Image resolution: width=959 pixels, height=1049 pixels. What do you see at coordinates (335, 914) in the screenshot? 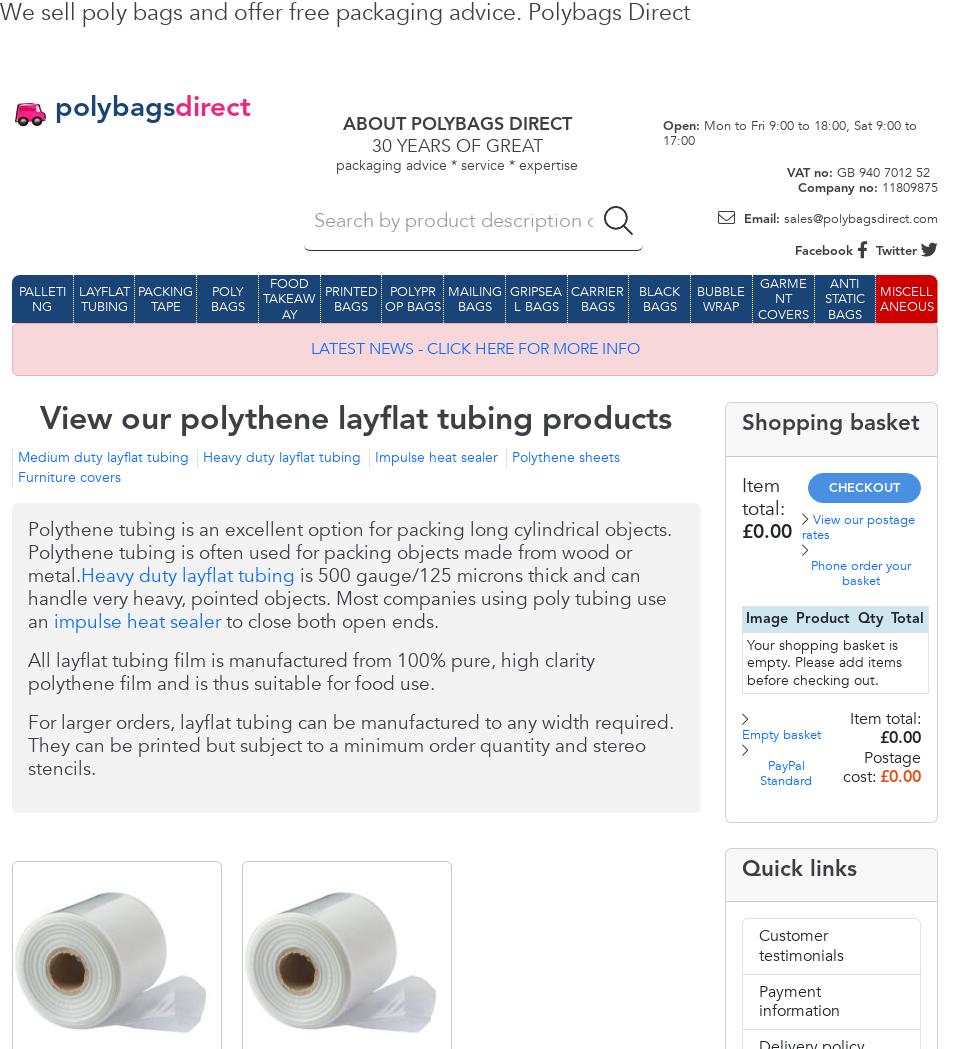
I see `'3991.00'` at bounding box center [335, 914].